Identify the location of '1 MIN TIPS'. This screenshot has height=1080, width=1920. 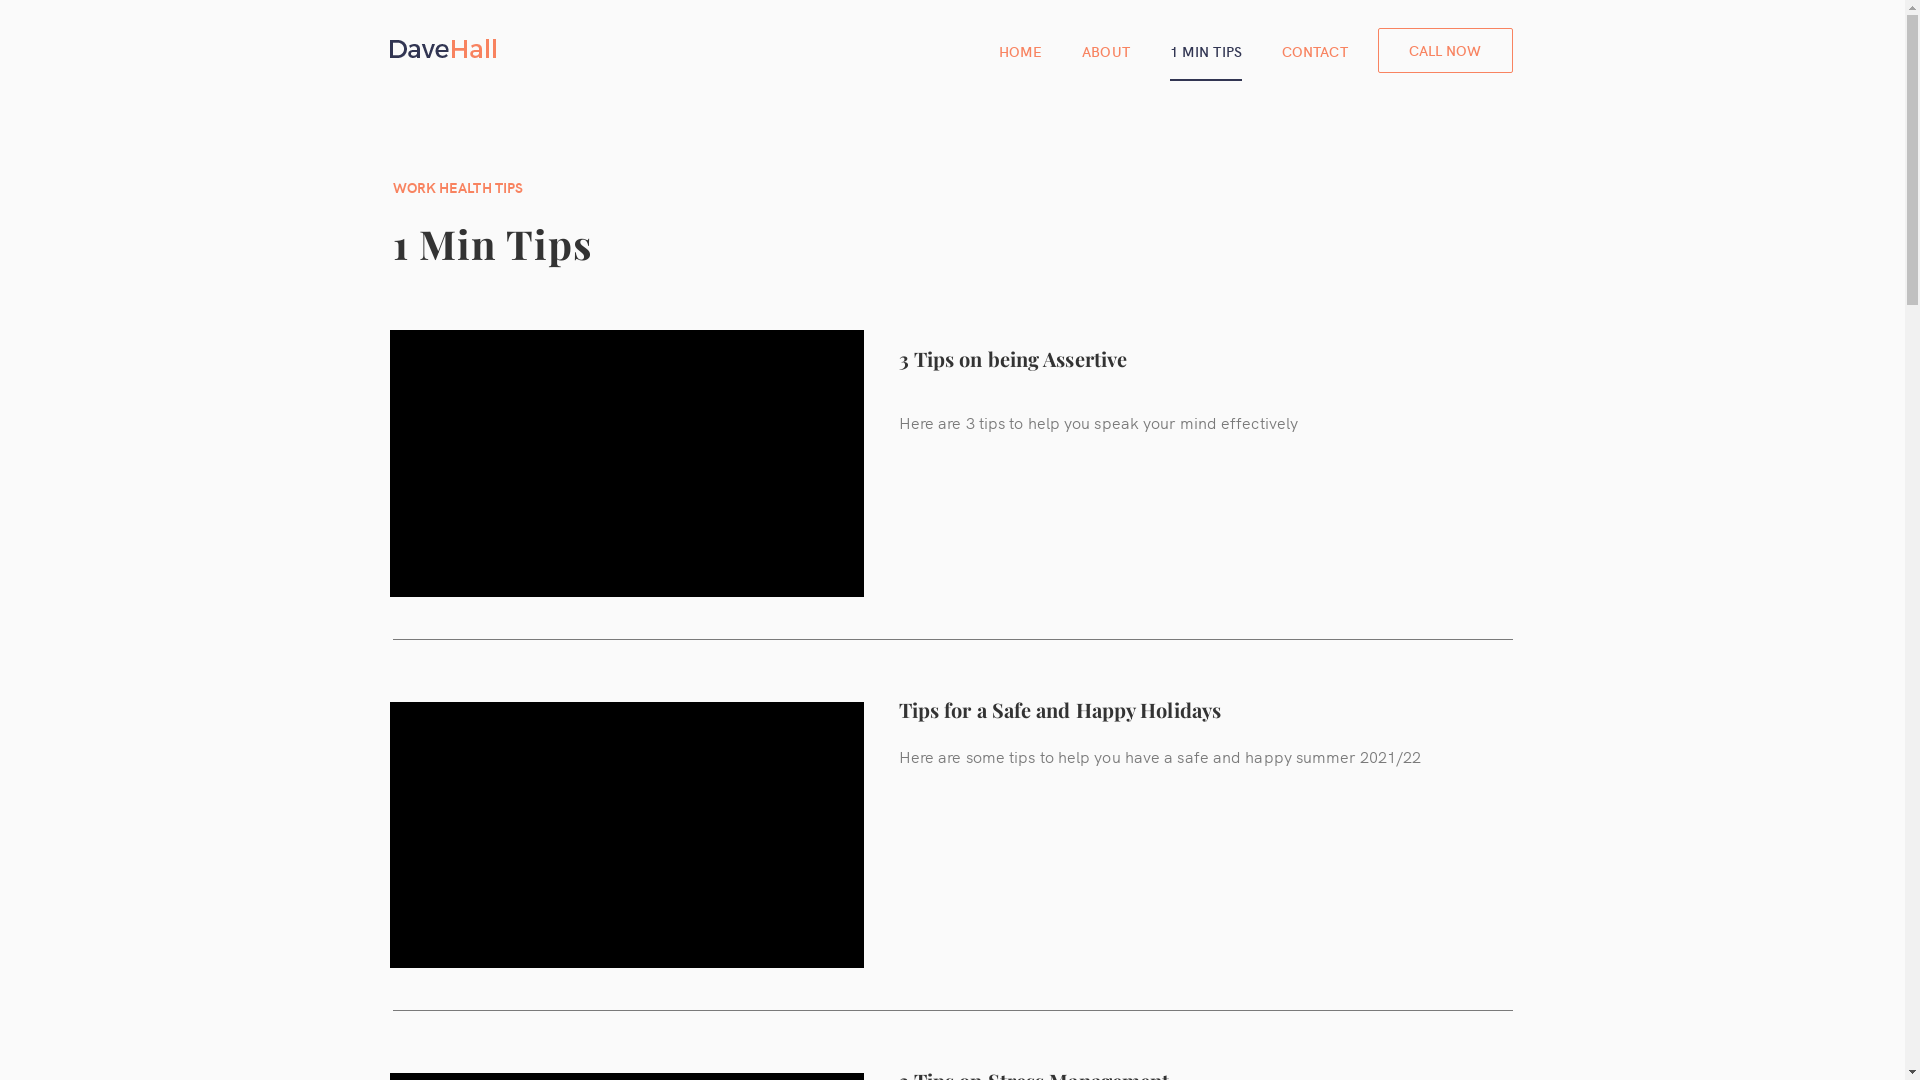
(1204, 49).